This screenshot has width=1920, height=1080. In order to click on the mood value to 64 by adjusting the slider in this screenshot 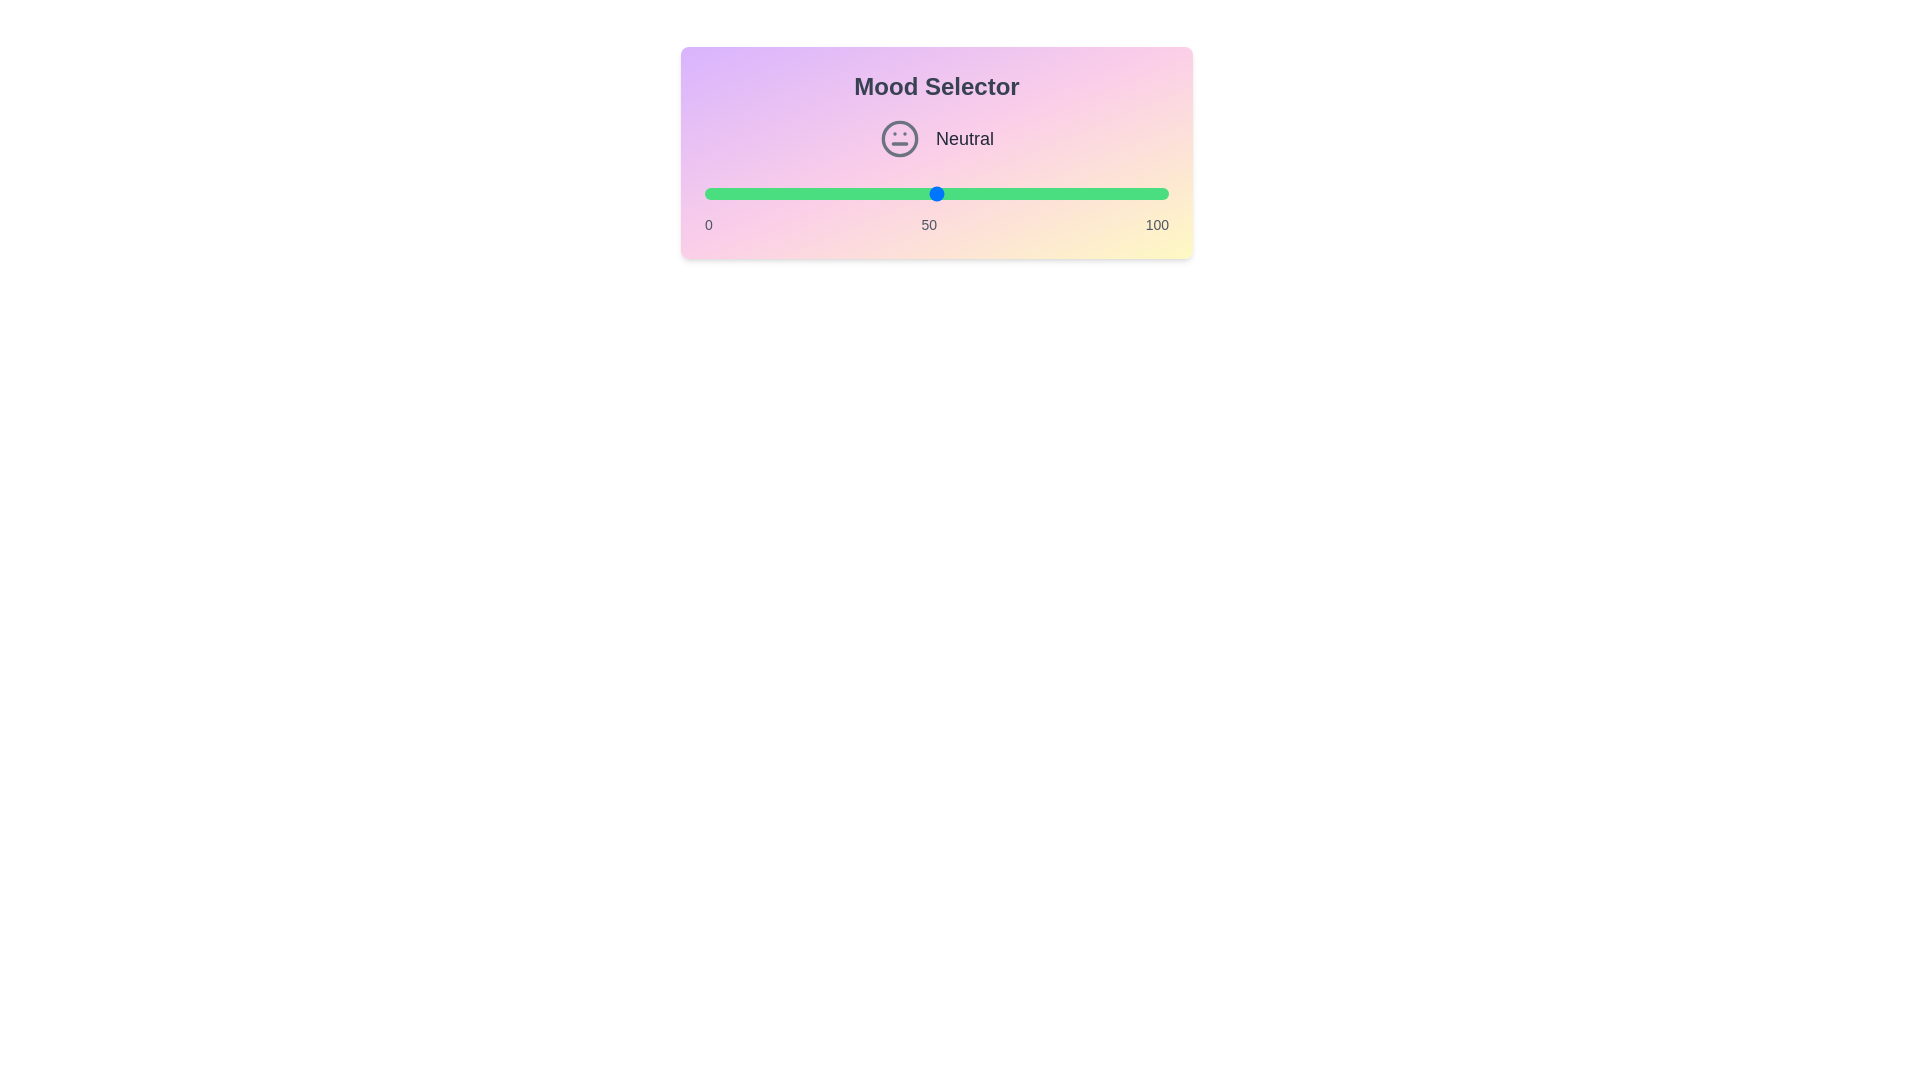, I will do `click(1002, 193)`.